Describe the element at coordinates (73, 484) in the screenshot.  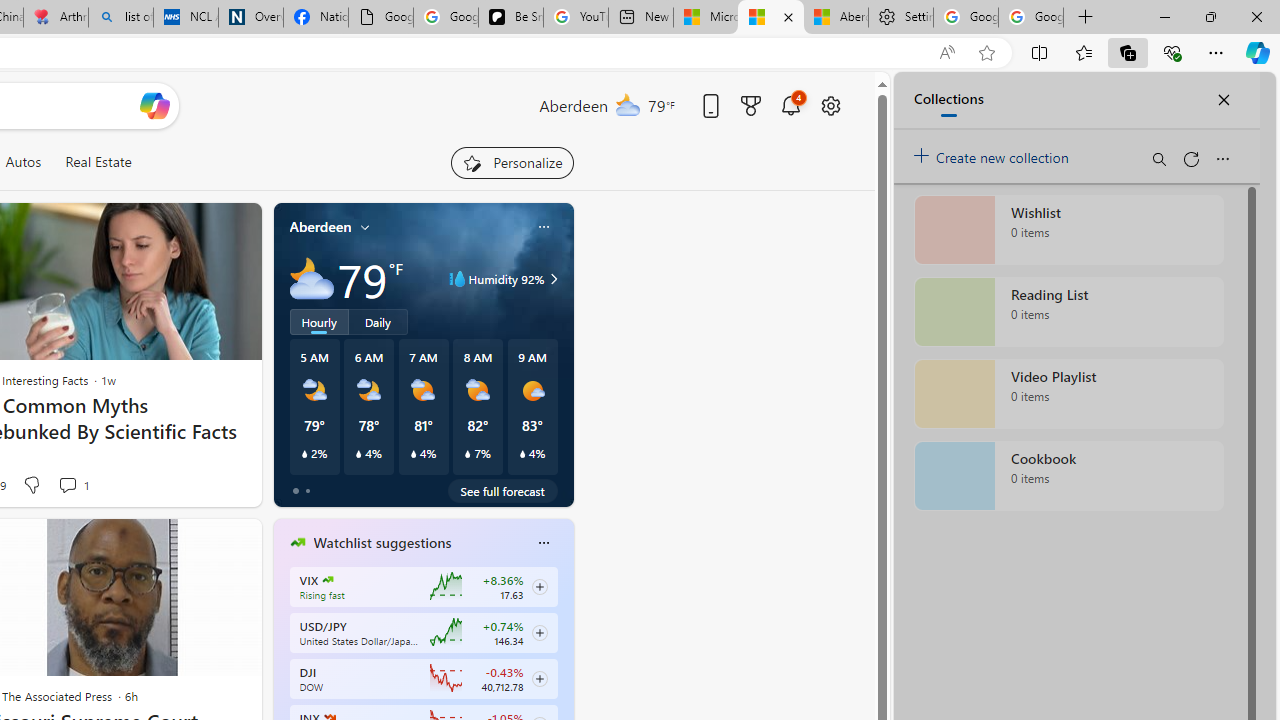
I see `'View comments 1 Comment'` at that location.